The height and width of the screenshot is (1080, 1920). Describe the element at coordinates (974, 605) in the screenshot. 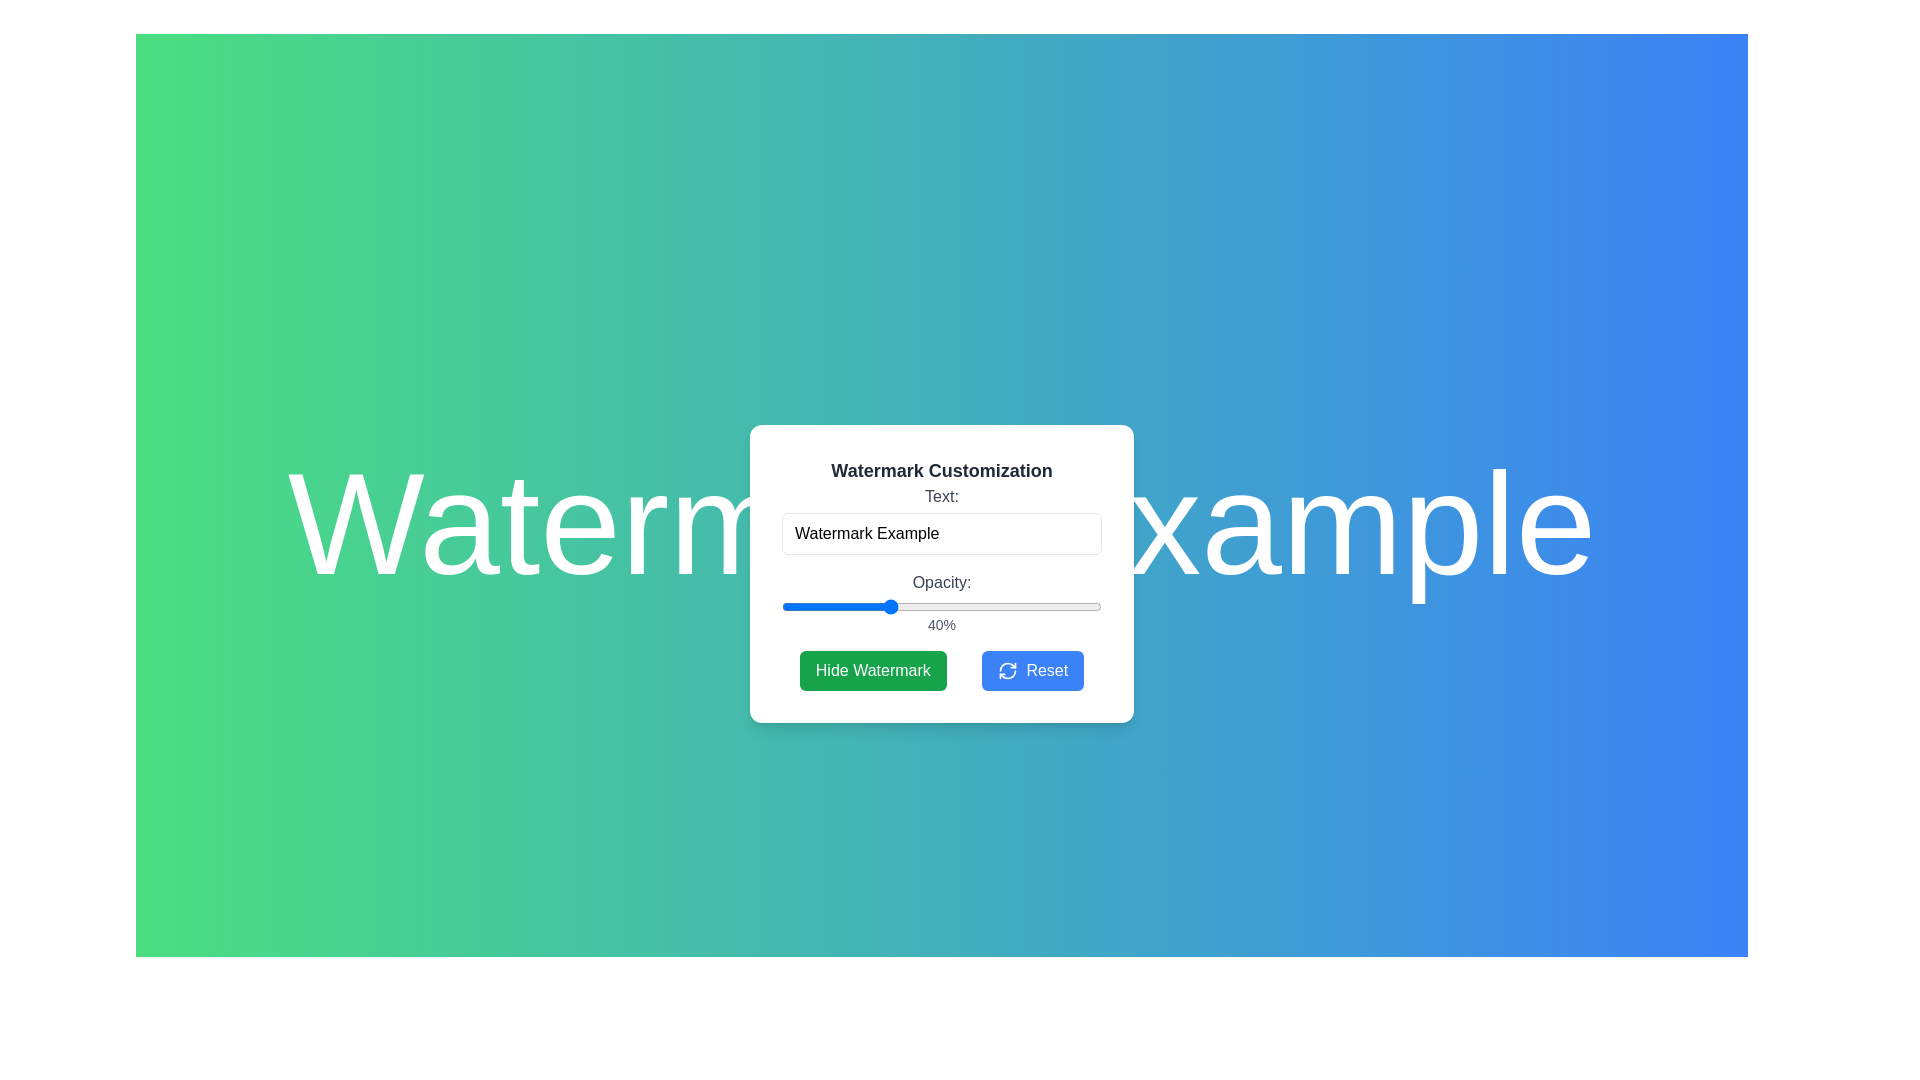

I see `opacity` at that location.